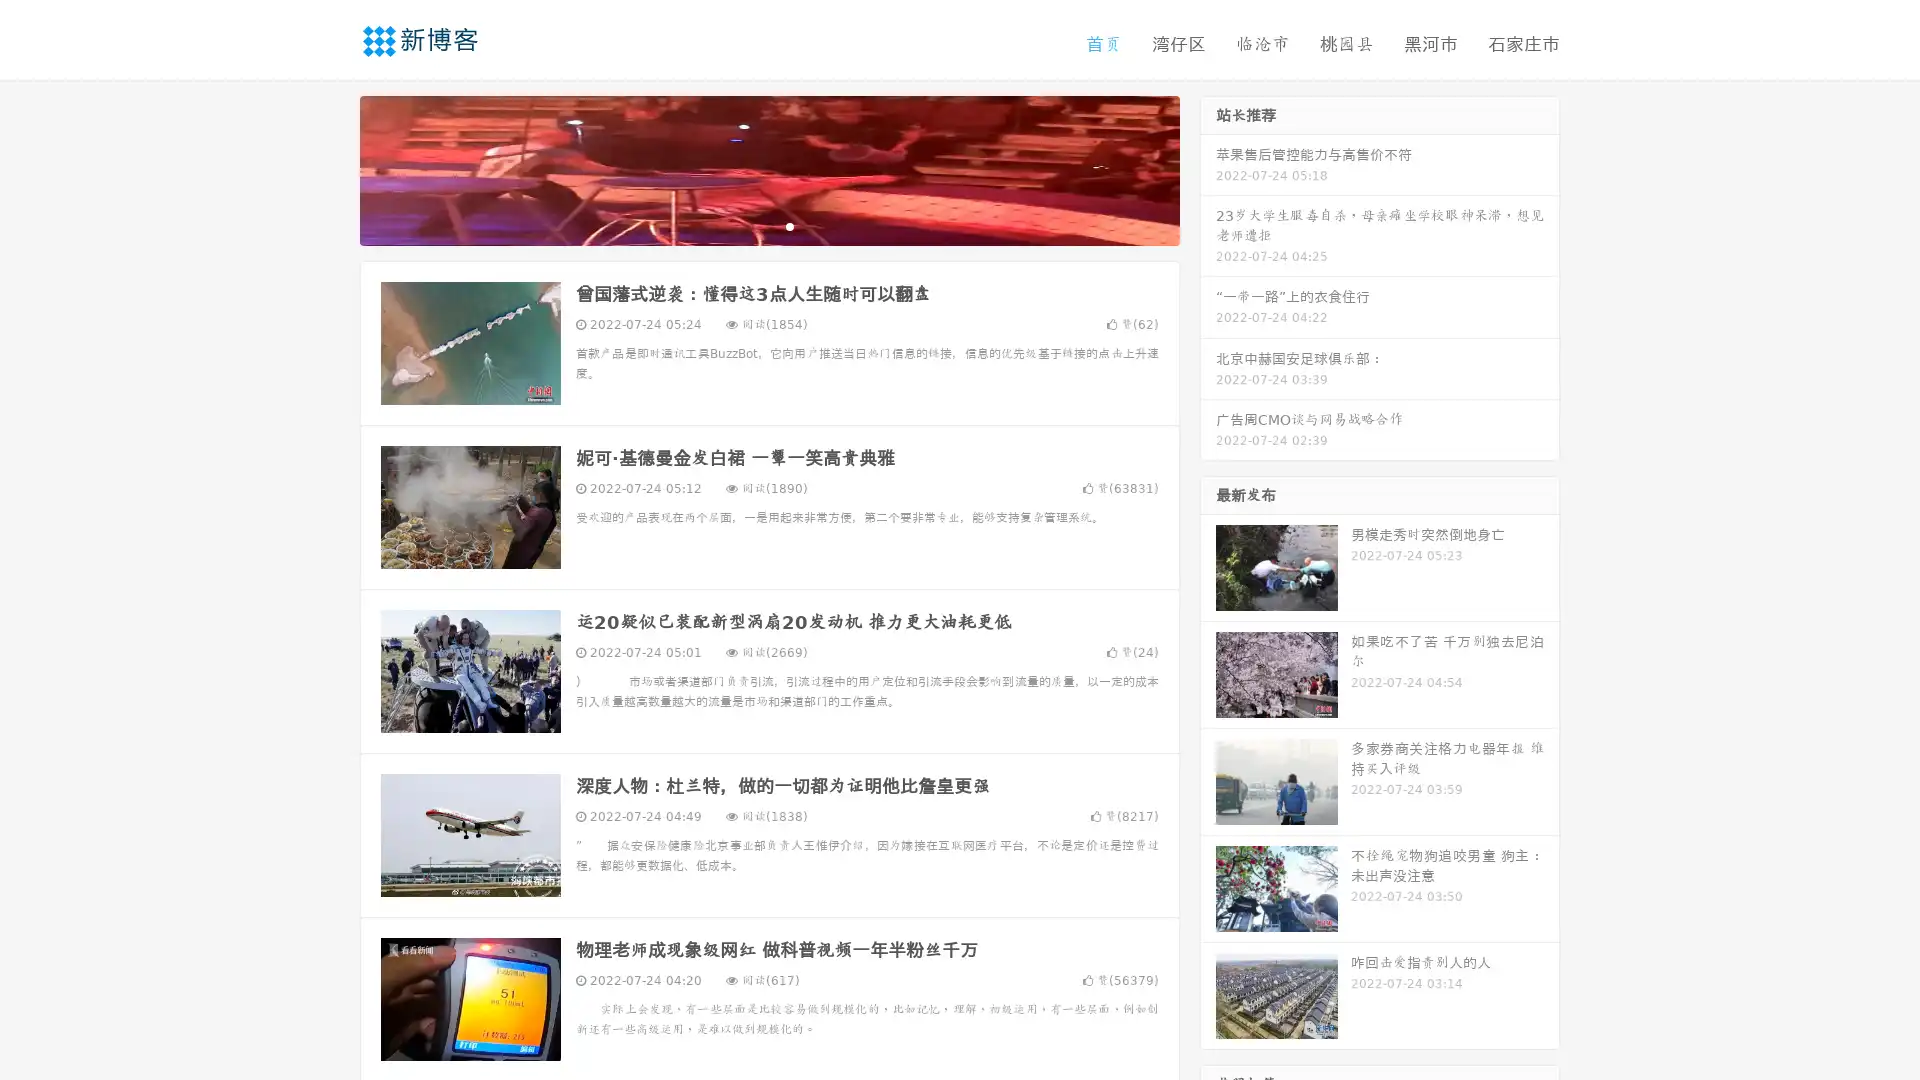 This screenshot has width=1920, height=1080. Describe the element at coordinates (768, 225) in the screenshot. I see `Go to slide 2` at that location.